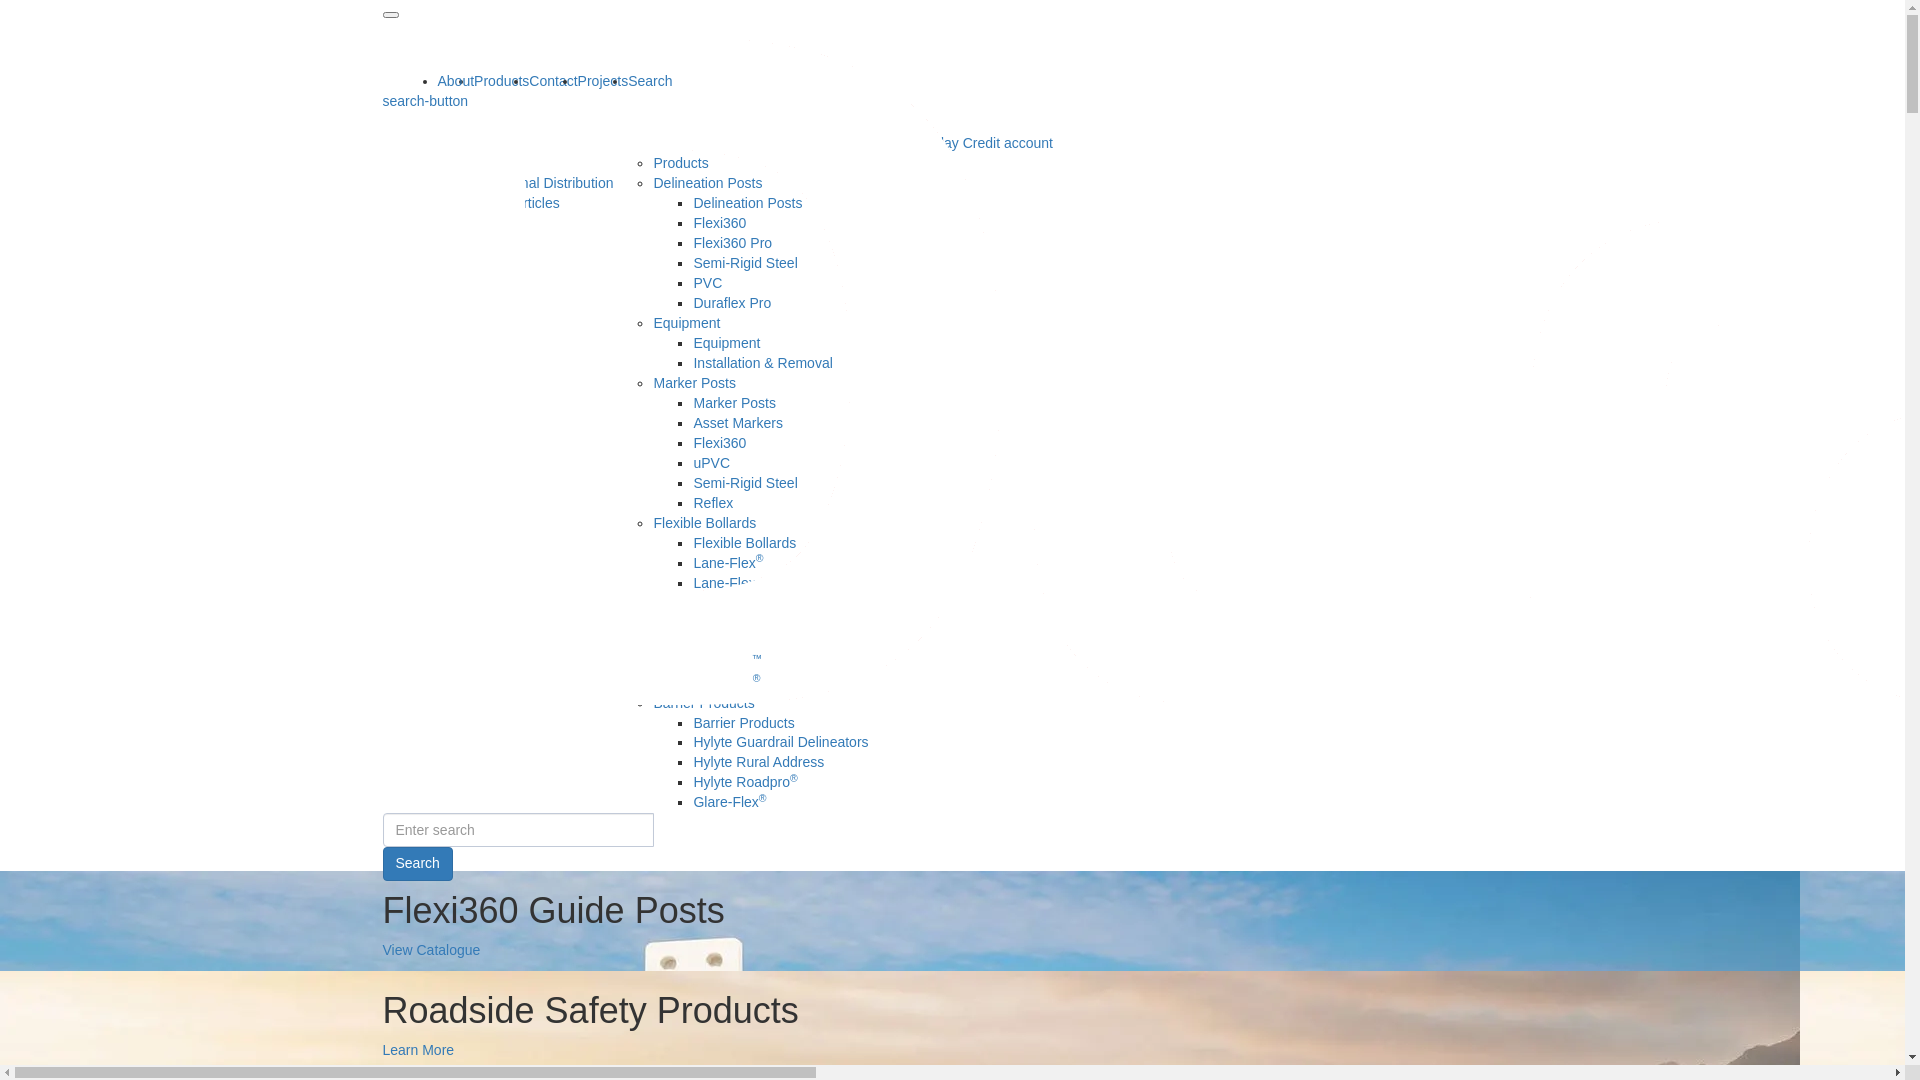  Describe the element at coordinates (757, 762) in the screenshot. I see `'Hylyte Rural Address'` at that location.